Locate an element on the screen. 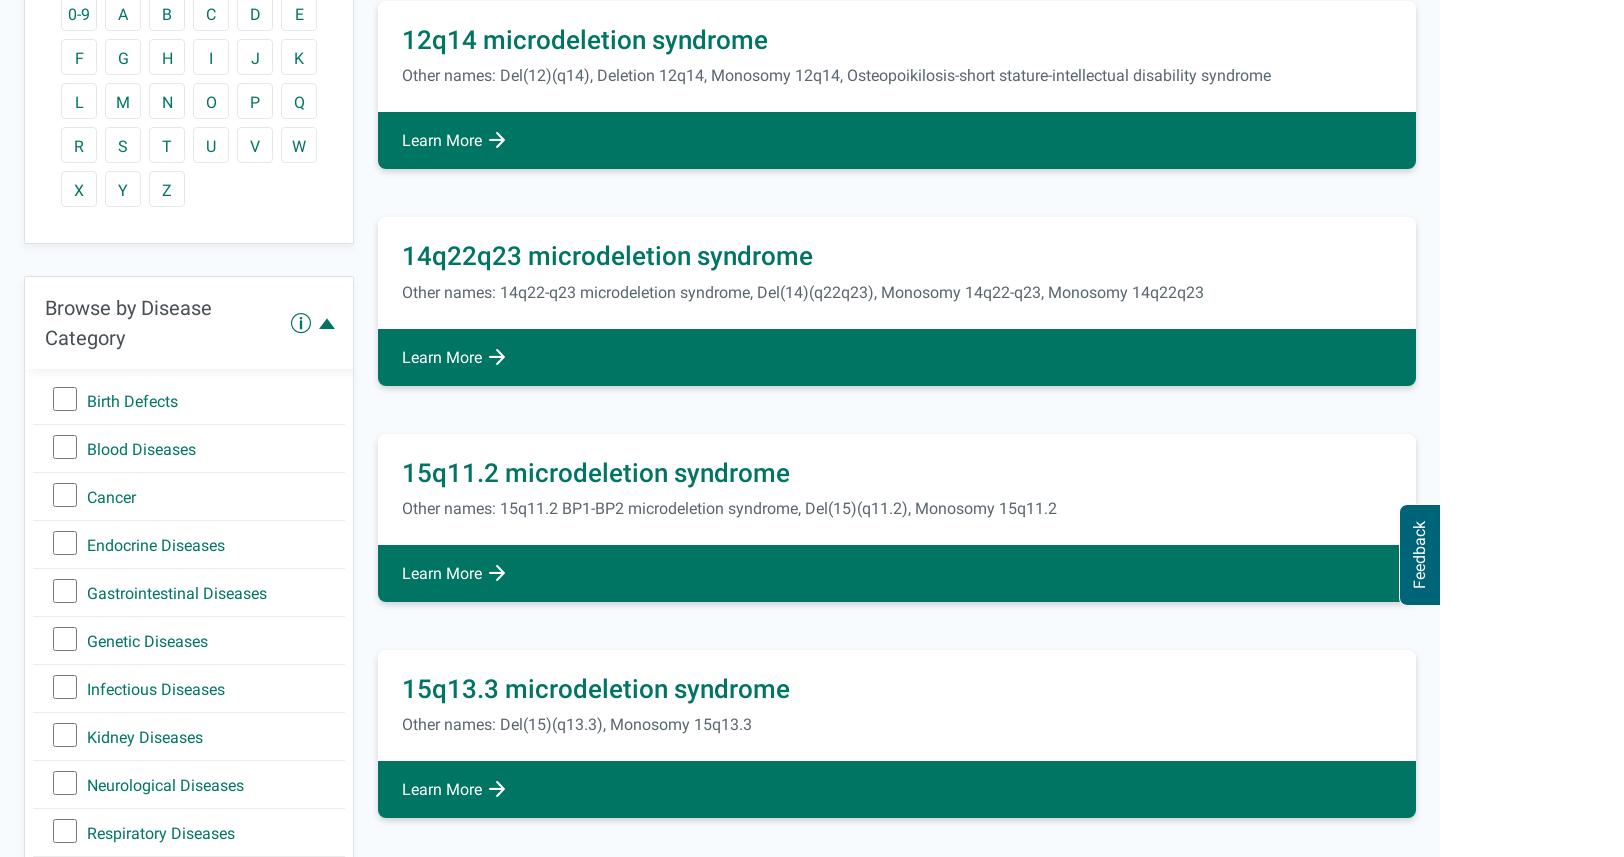  'V' is located at coordinates (254, 145).